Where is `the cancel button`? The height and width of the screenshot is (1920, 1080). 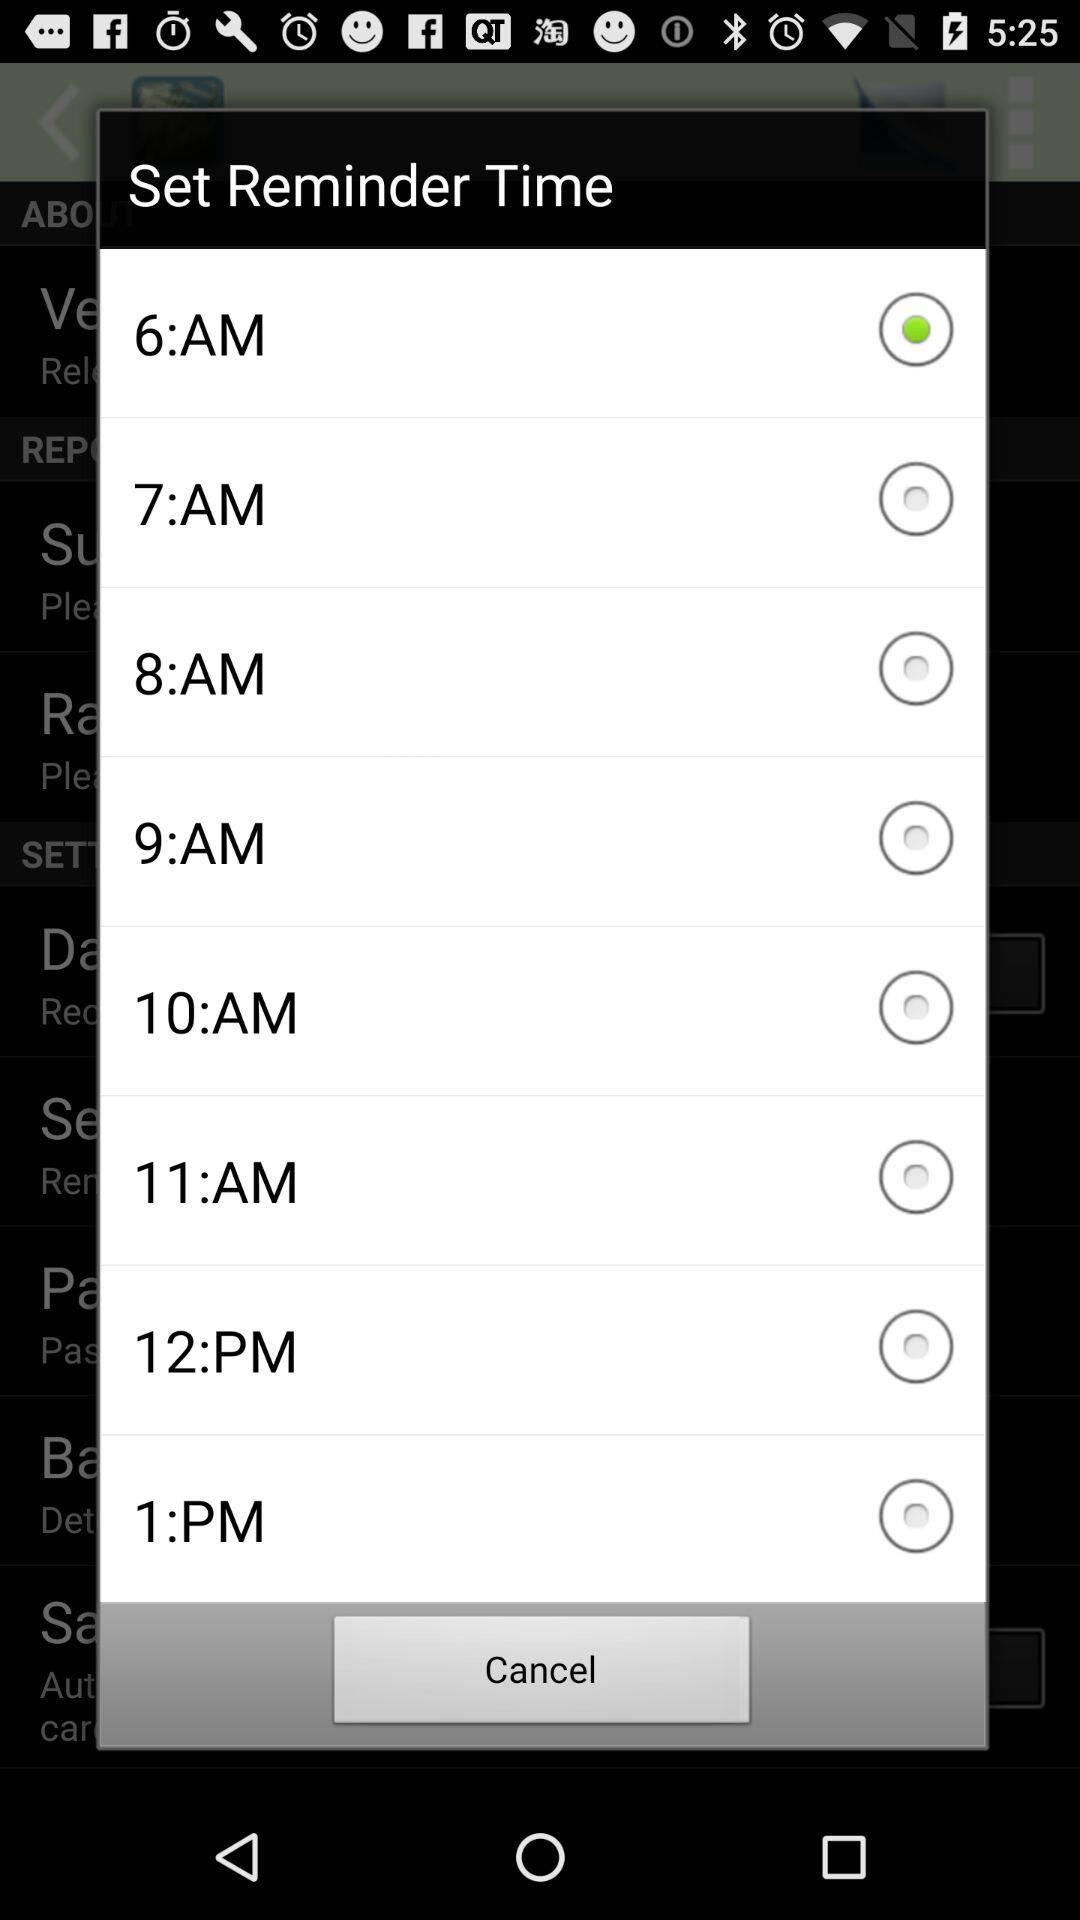
the cancel button is located at coordinates (542, 1675).